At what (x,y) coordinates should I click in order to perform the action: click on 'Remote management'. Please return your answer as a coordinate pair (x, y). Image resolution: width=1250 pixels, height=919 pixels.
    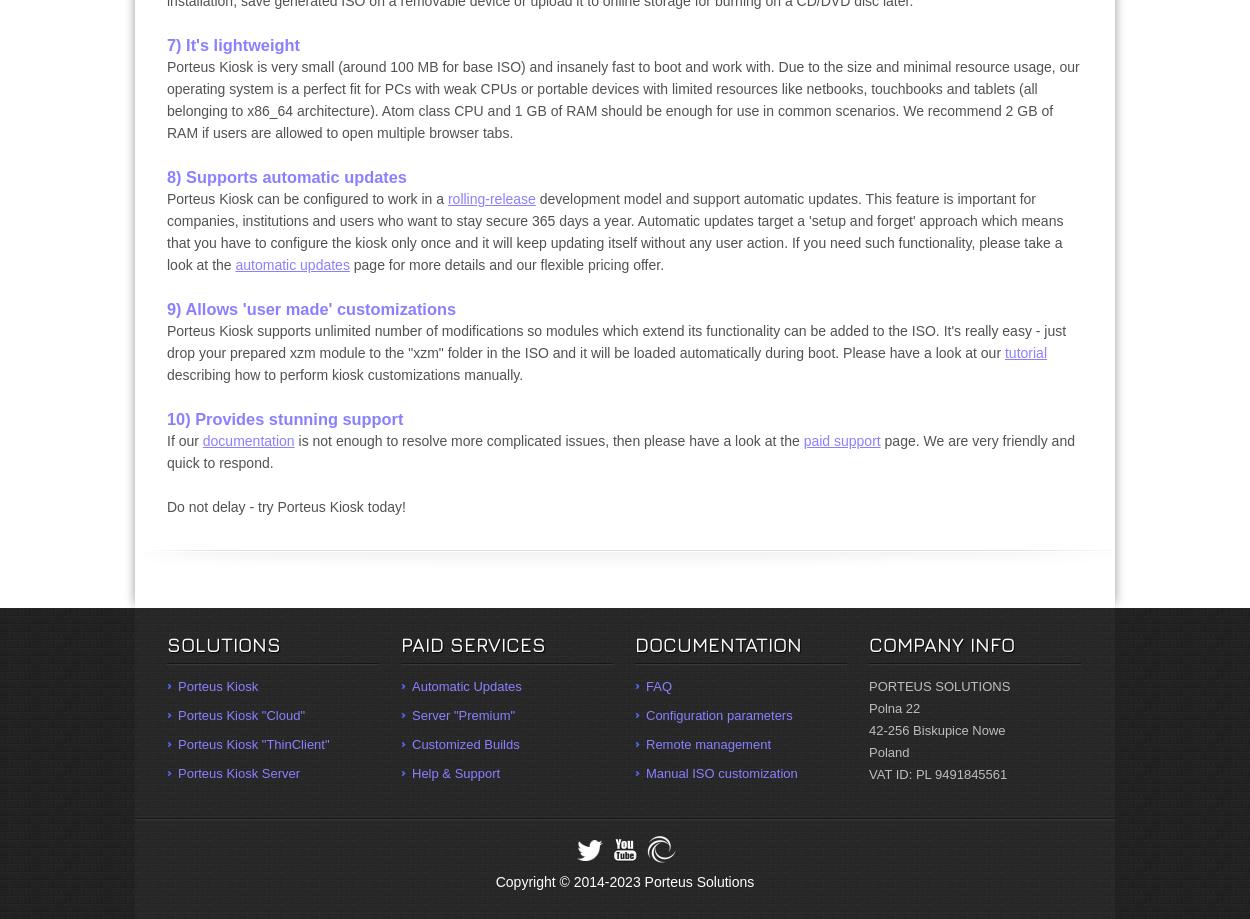
    Looking at the image, I should click on (707, 744).